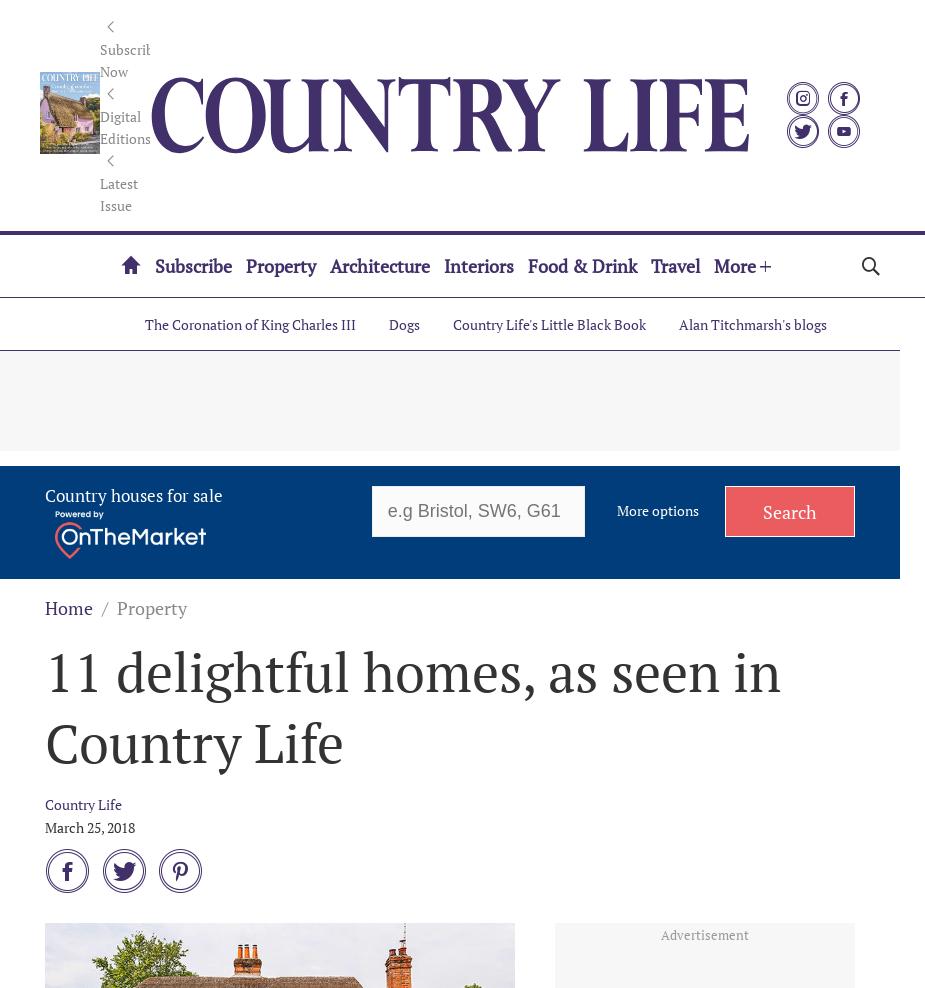 The image size is (925, 988). Describe the element at coordinates (43, 706) in the screenshot. I see `'11 delightful homes, as seen in Country Life'` at that location.